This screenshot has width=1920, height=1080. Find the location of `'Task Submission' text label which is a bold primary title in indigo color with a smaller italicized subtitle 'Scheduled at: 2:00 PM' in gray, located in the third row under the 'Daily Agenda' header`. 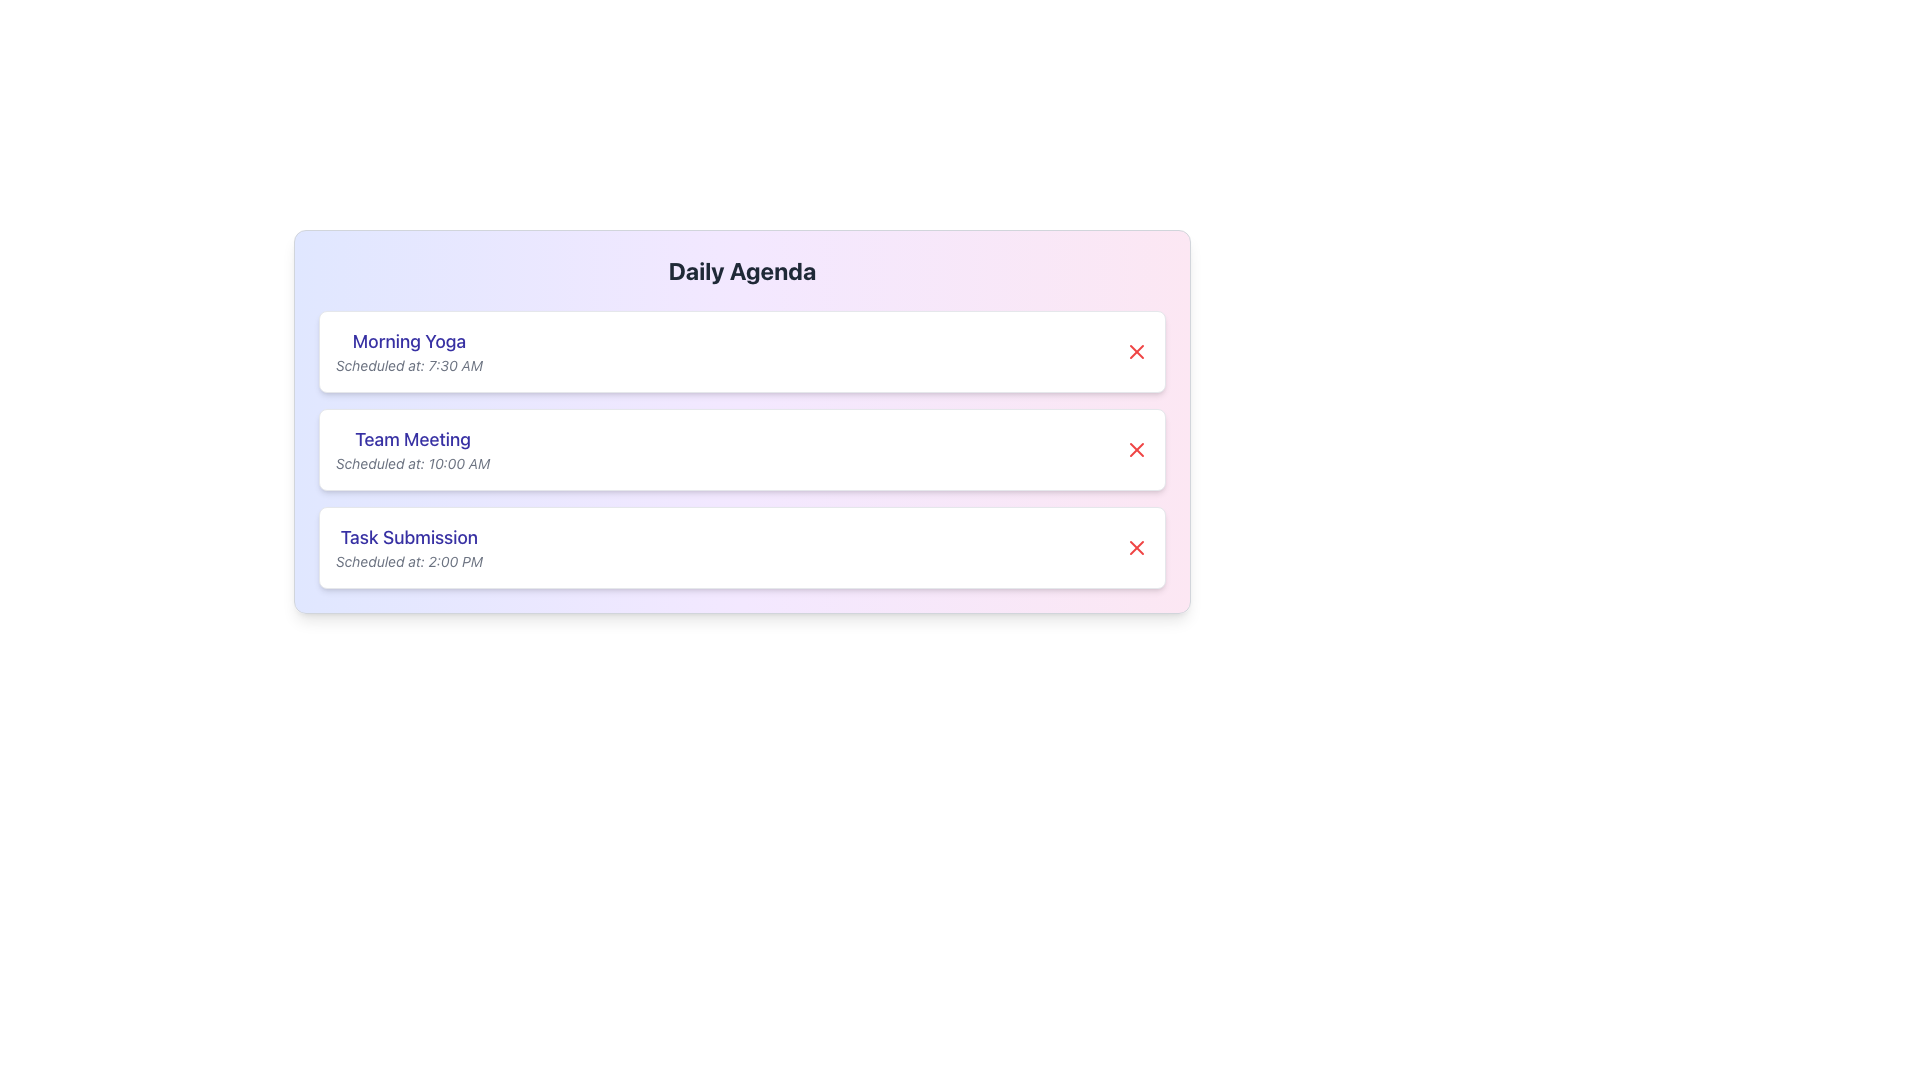

'Task Submission' text label which is a bold primary title in indigo color with a smaller italicized subtitle 'Scheduled at: 2:00 PM' in gray, located in the third row under the 'Daily Agenda' header is located at coordinates (408, 547).